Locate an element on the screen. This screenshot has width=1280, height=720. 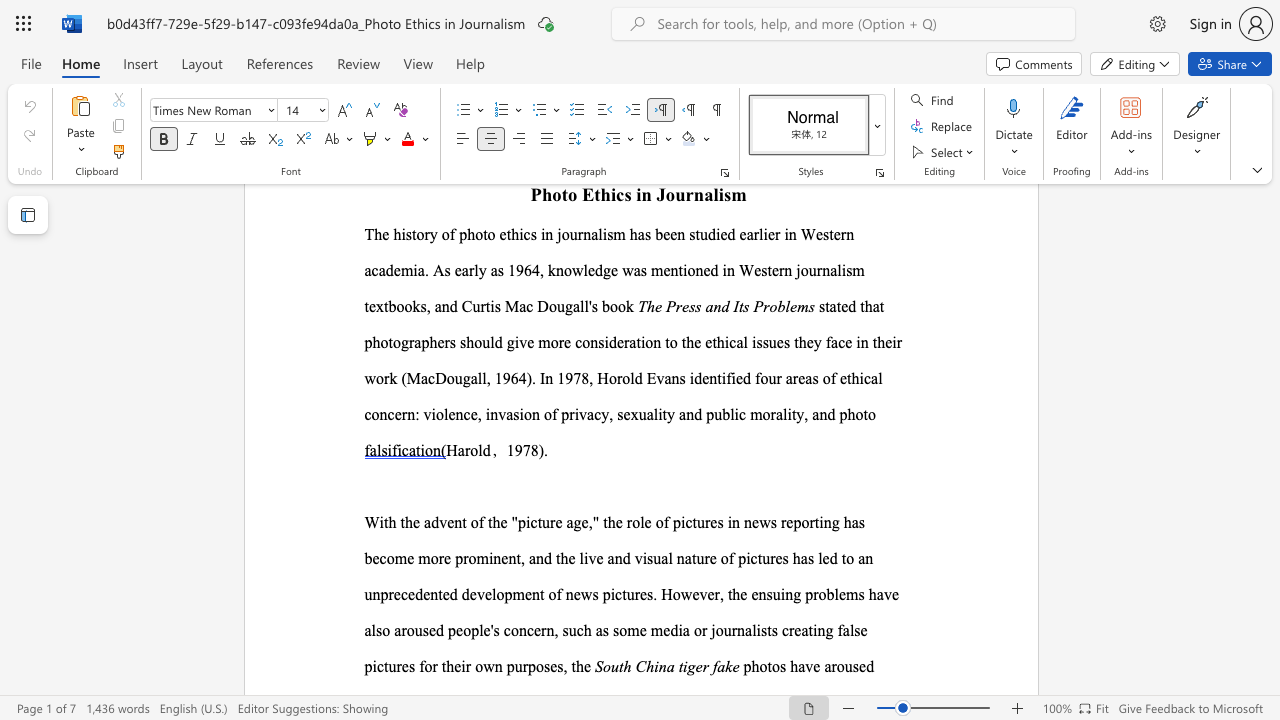
the subset text "ke" within the text "South China tiger fake" is located at coordinates (724, 666).